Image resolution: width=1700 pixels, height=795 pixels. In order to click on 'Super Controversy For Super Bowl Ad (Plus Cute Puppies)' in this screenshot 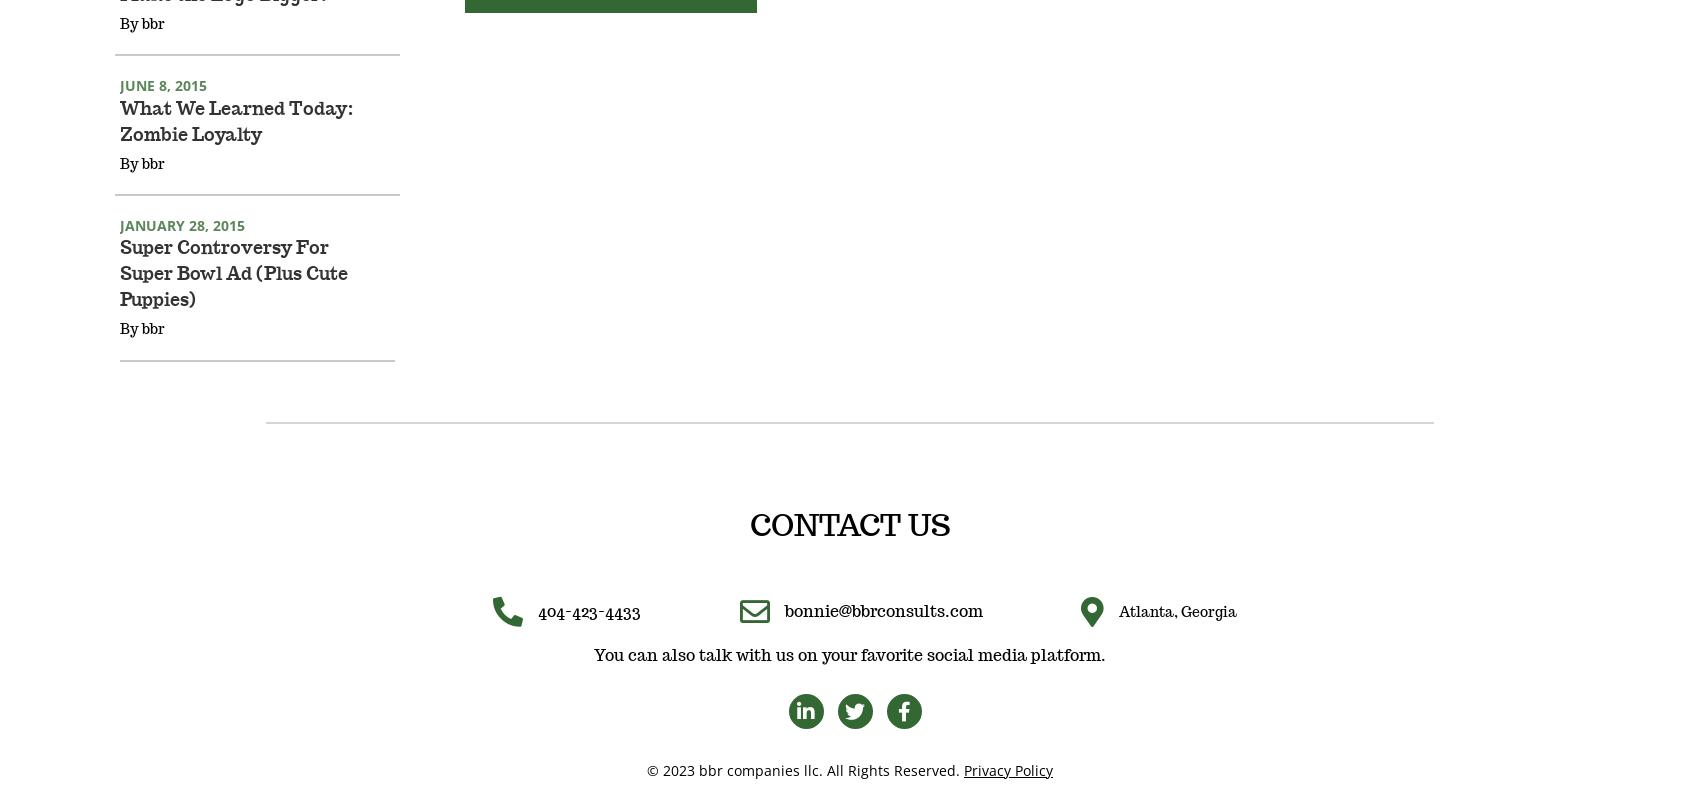, I will do `click(233, 301)`.